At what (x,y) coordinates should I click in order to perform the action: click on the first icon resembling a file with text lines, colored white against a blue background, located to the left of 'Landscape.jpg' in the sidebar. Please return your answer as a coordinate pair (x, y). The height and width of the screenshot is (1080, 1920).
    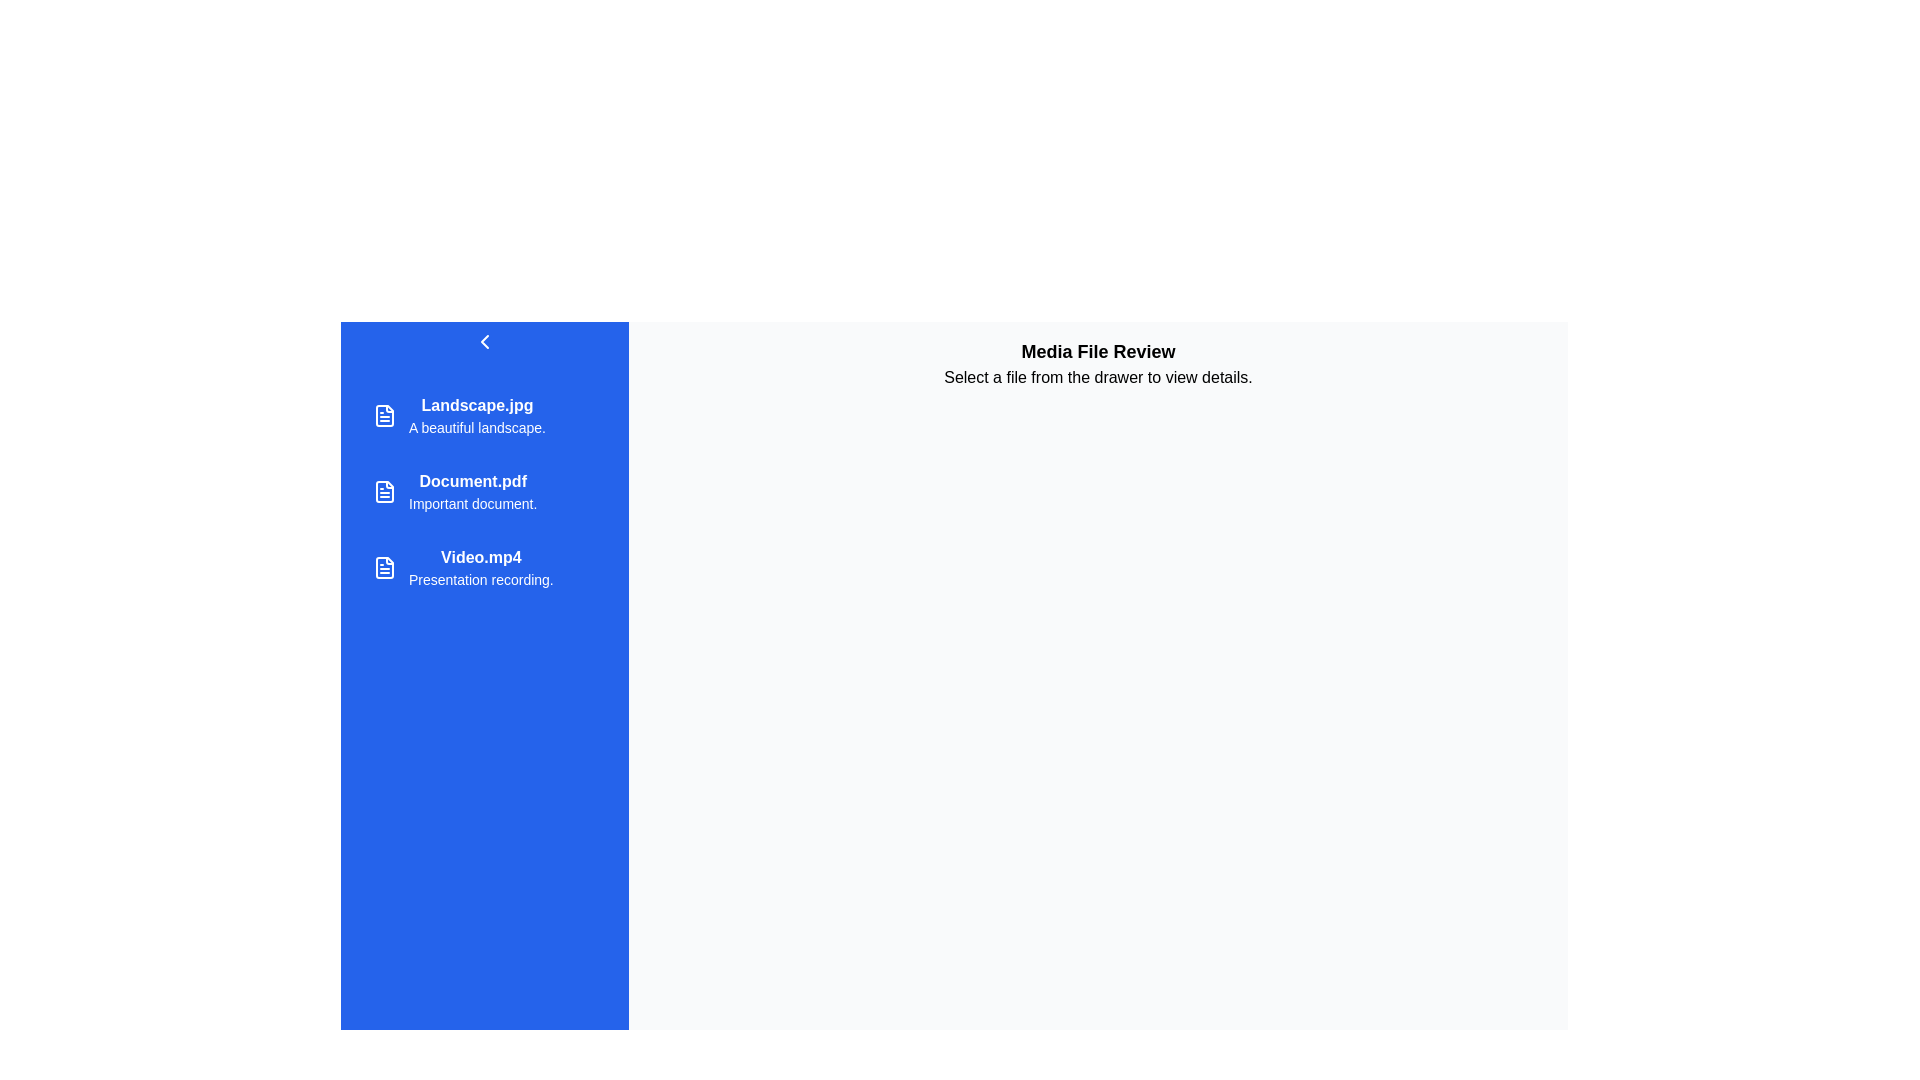
    Looking at the image, I should click on (384, 415).